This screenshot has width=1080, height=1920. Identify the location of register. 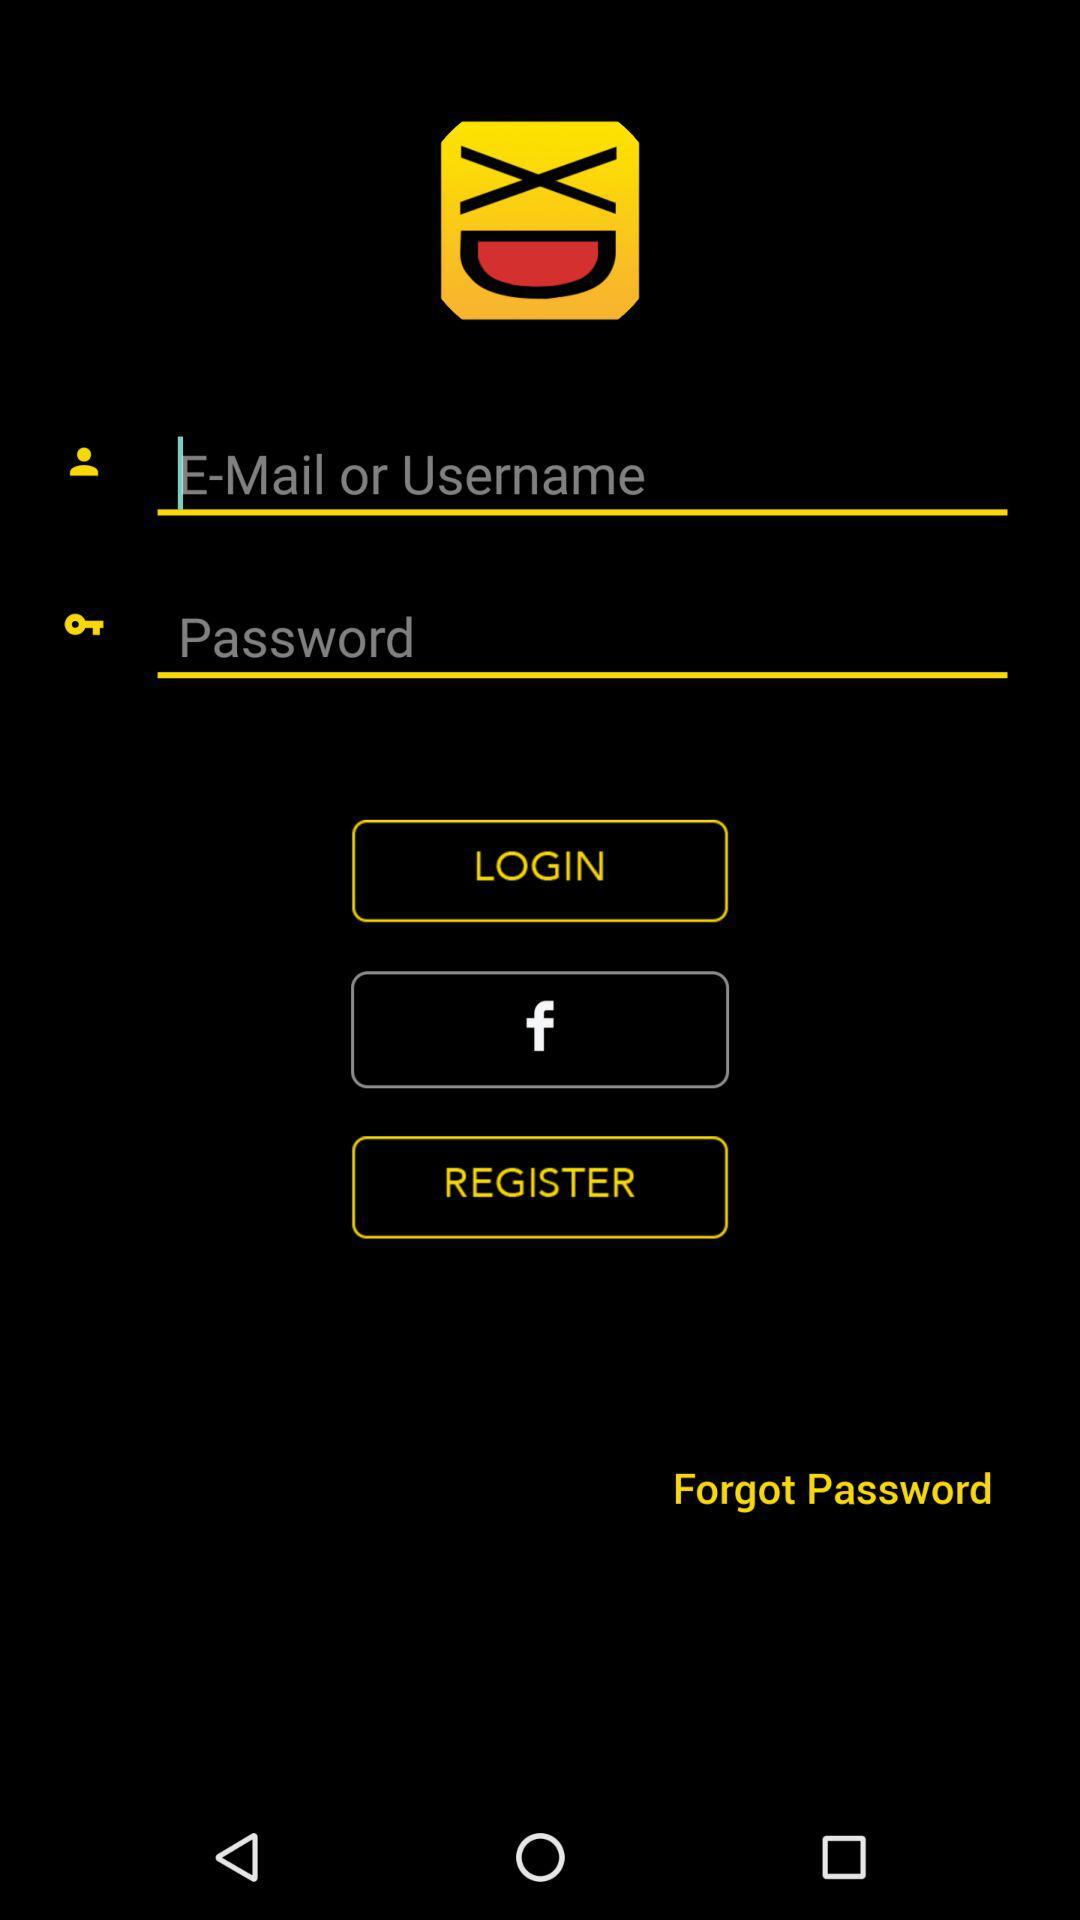
(540, 1188).